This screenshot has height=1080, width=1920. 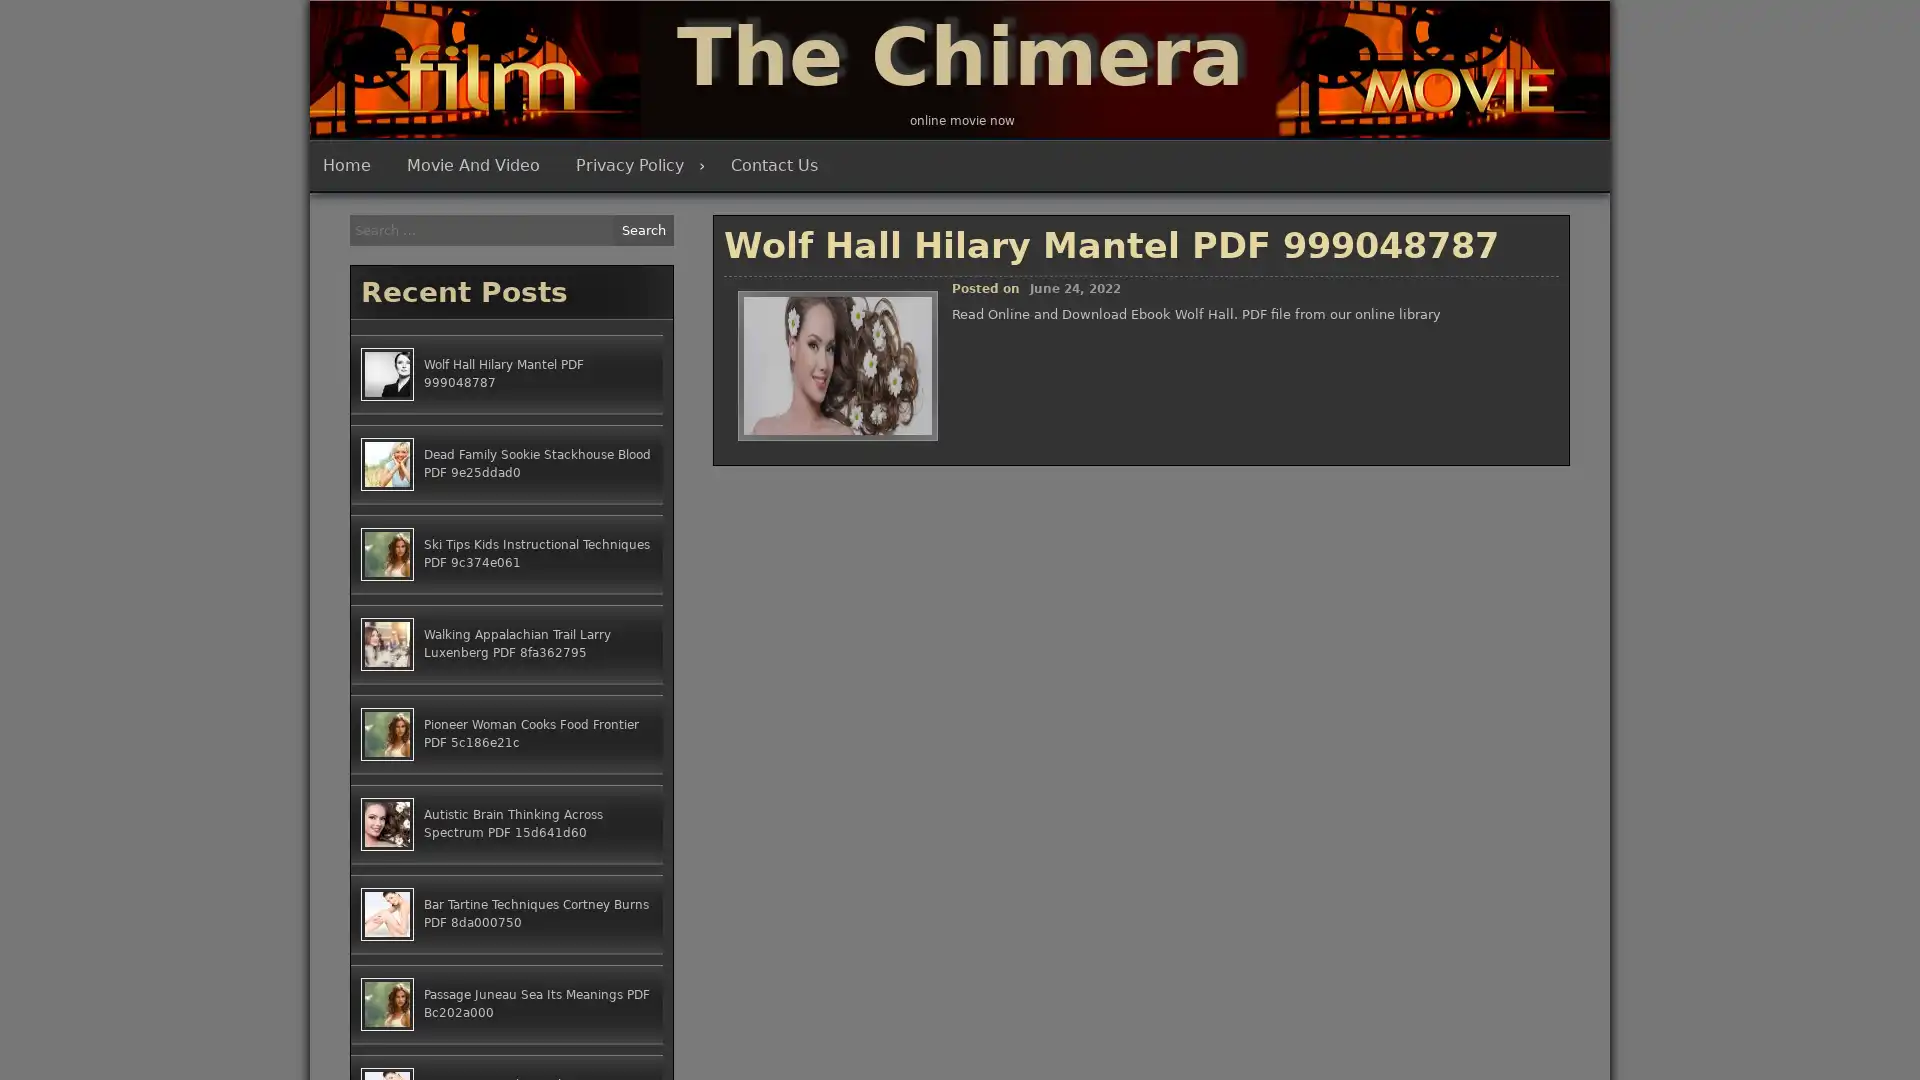 I want to click on Search, so click(x=643, y=229).